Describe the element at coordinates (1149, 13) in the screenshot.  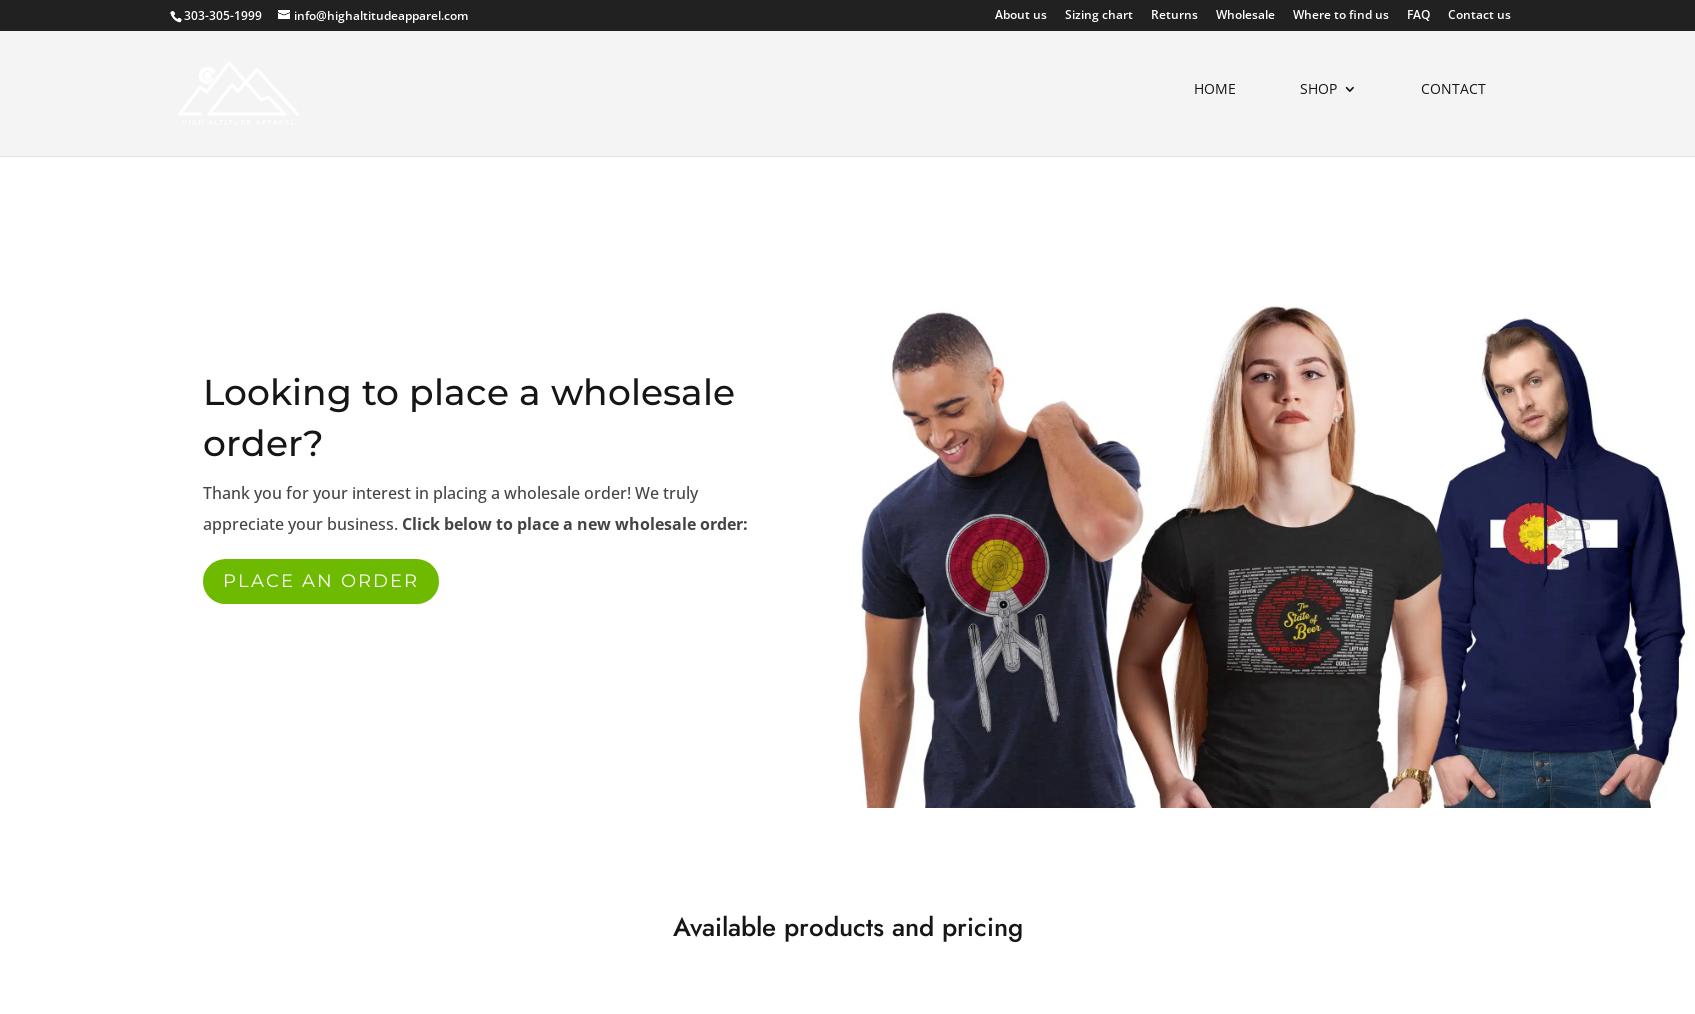
I see `'Returns'` at that location.